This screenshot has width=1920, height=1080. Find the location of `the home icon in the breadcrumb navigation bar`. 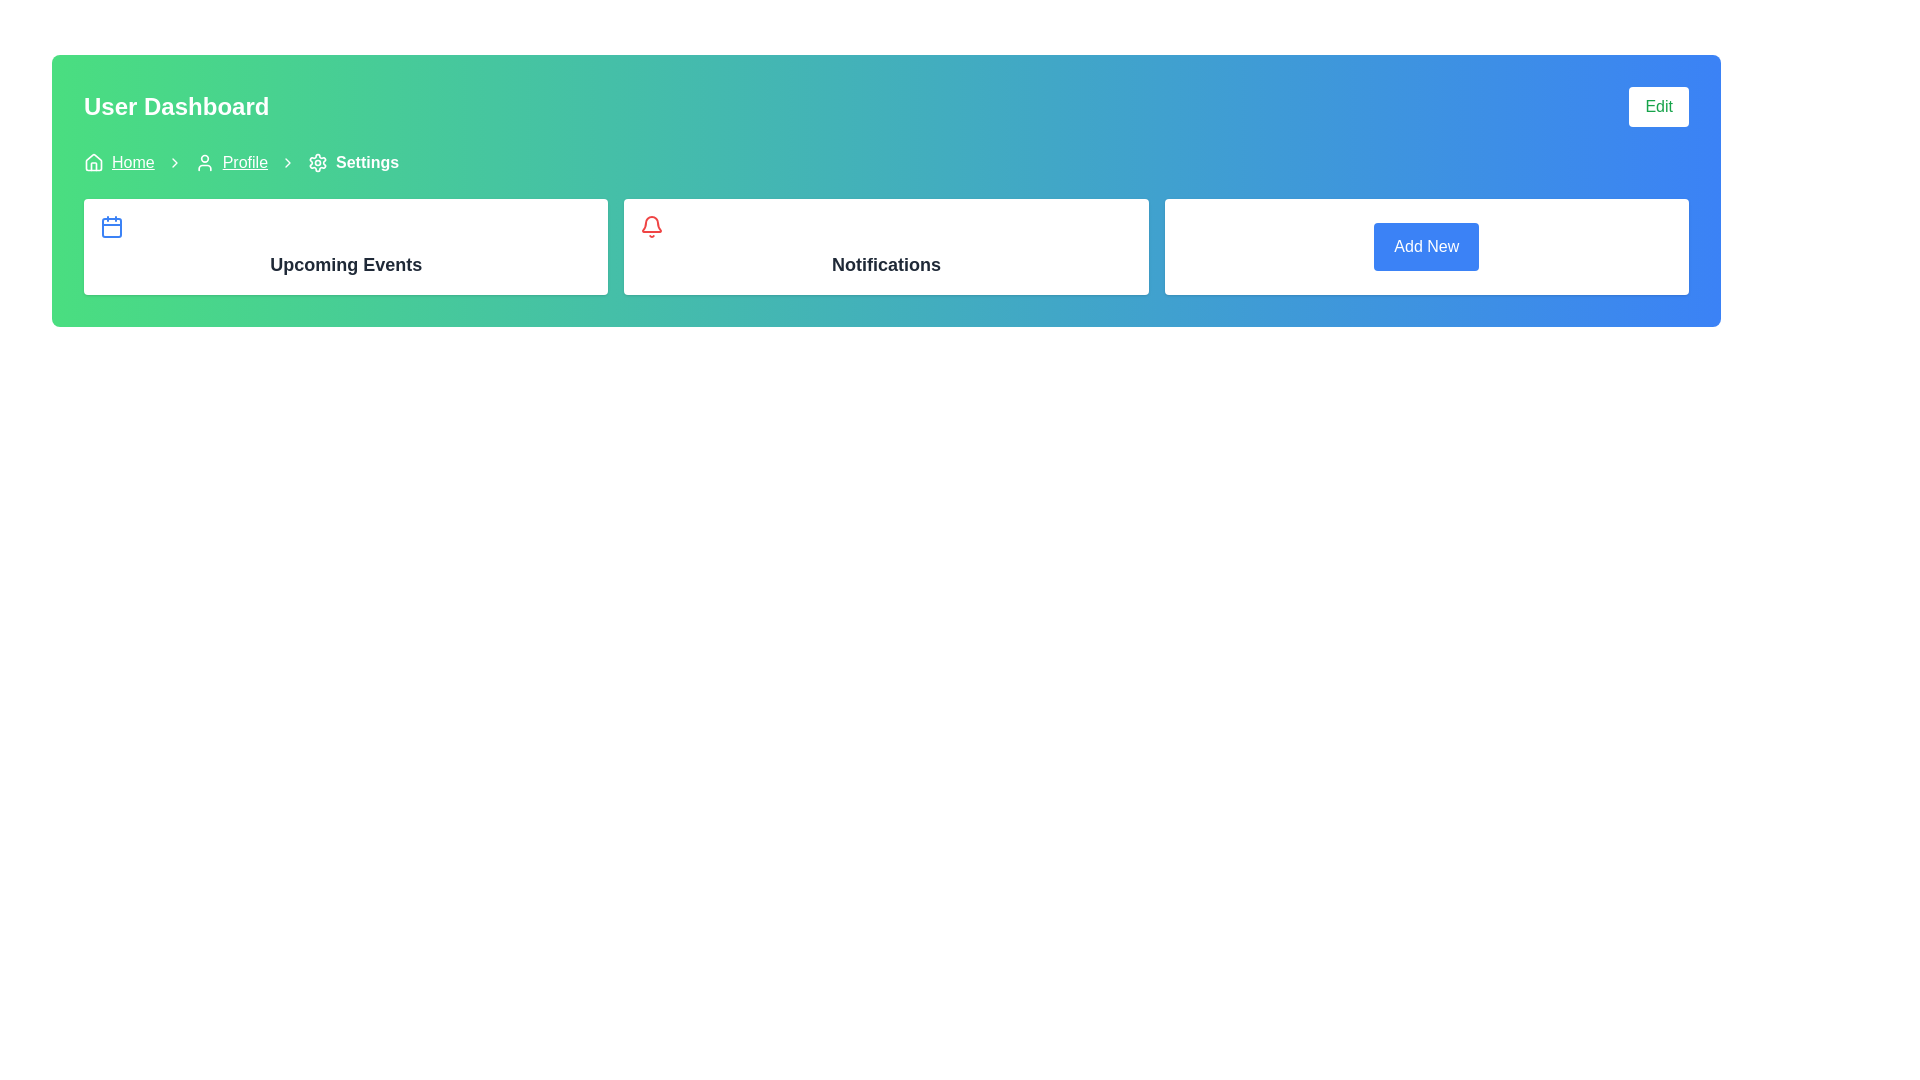

the home icon in the breadcrumb navigation bar is located at coordinates (93, 161).